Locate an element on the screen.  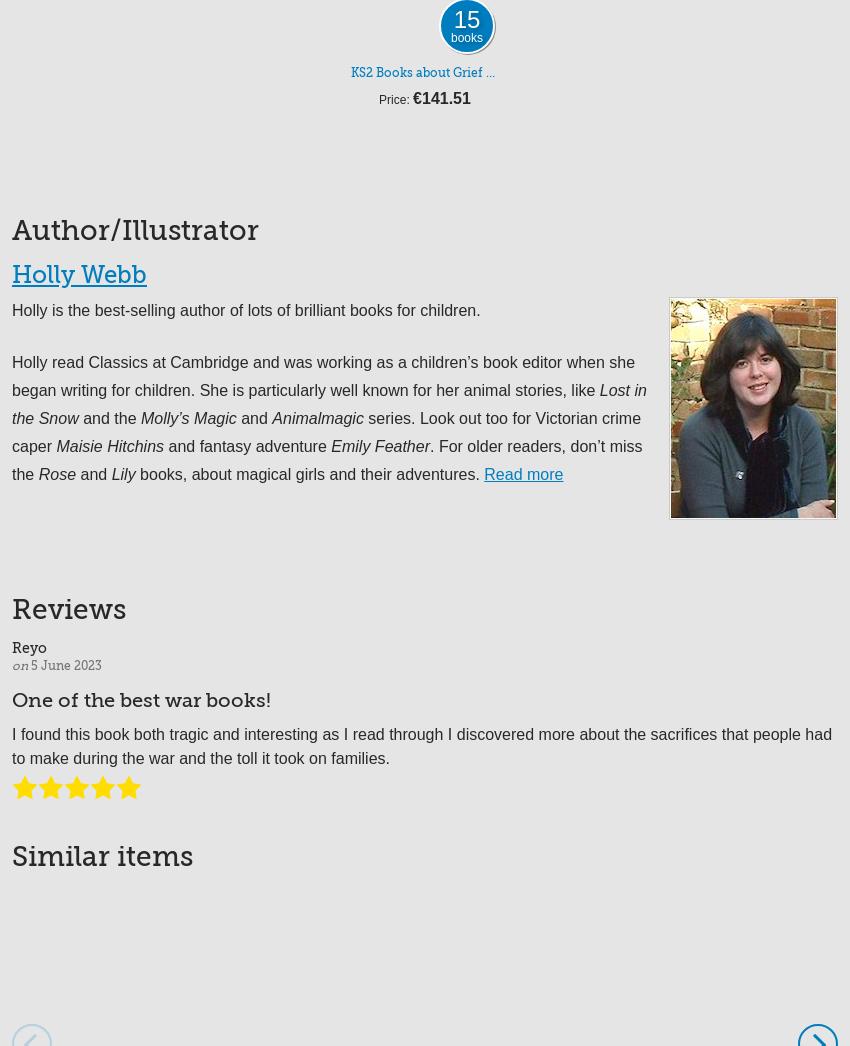
'Emily Feather' is located at coordinates (379, 445).